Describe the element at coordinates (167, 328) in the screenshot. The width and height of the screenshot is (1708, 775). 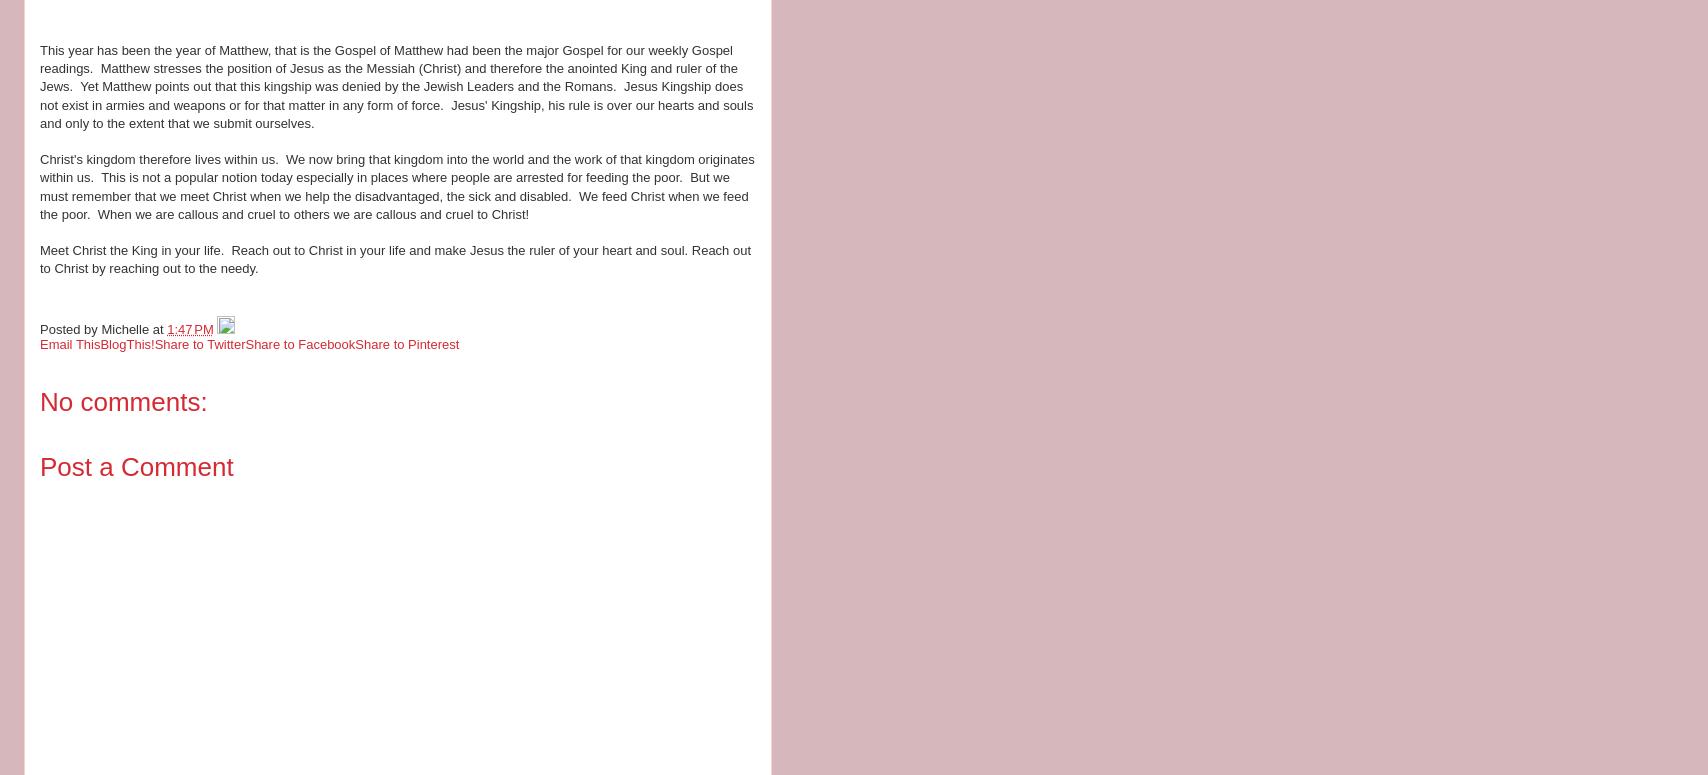
I see `'1:47 PM'` at that location.